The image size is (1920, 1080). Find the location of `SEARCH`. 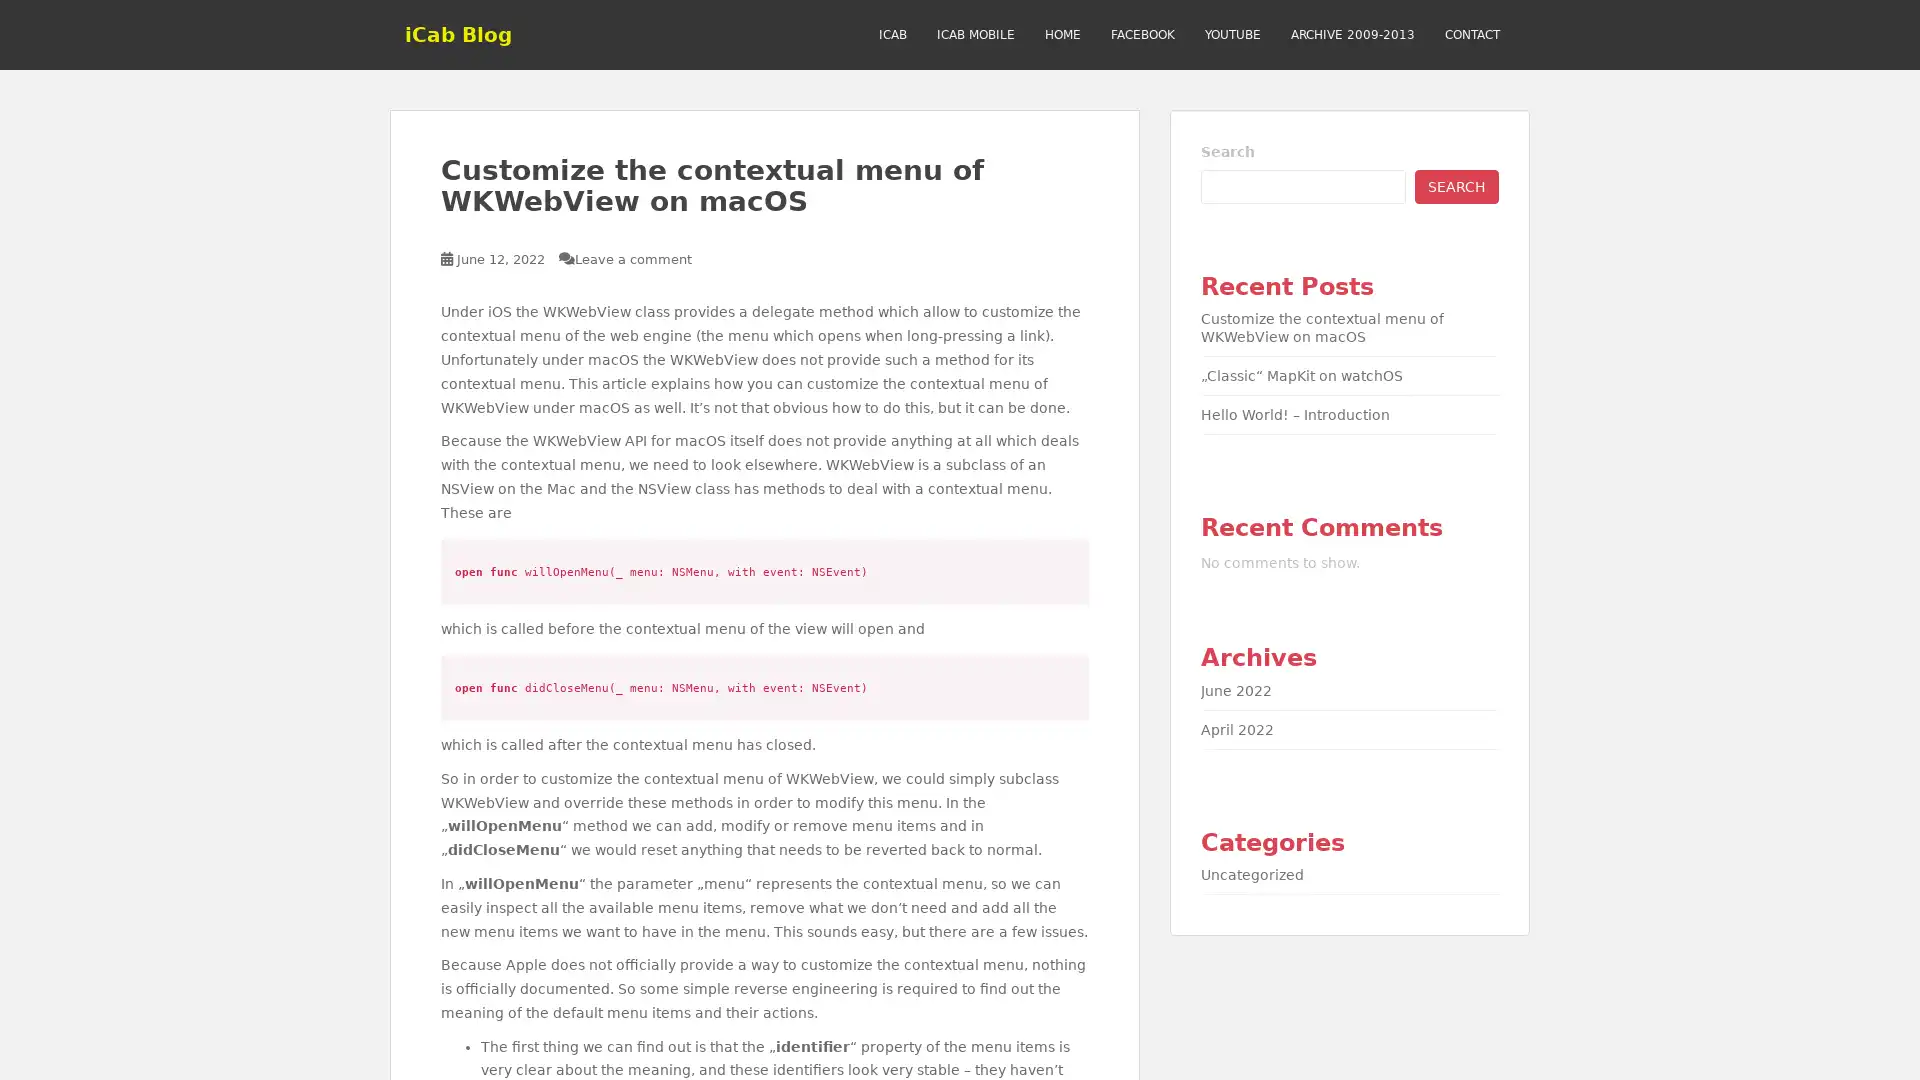

SEARCH is located at coordinates (1457, 185).